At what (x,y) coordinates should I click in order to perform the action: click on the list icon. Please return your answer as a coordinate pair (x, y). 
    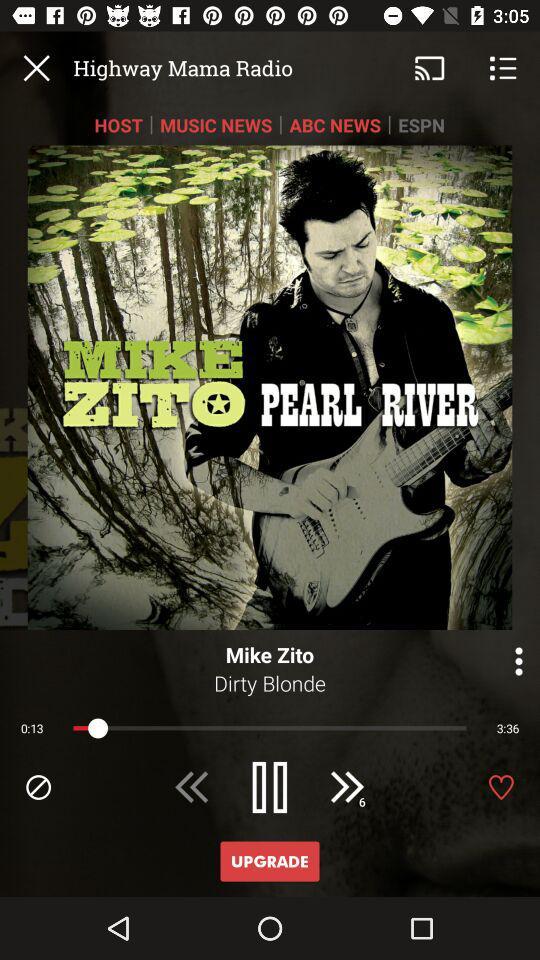
    Looking at the image, I should click on (502, 68).